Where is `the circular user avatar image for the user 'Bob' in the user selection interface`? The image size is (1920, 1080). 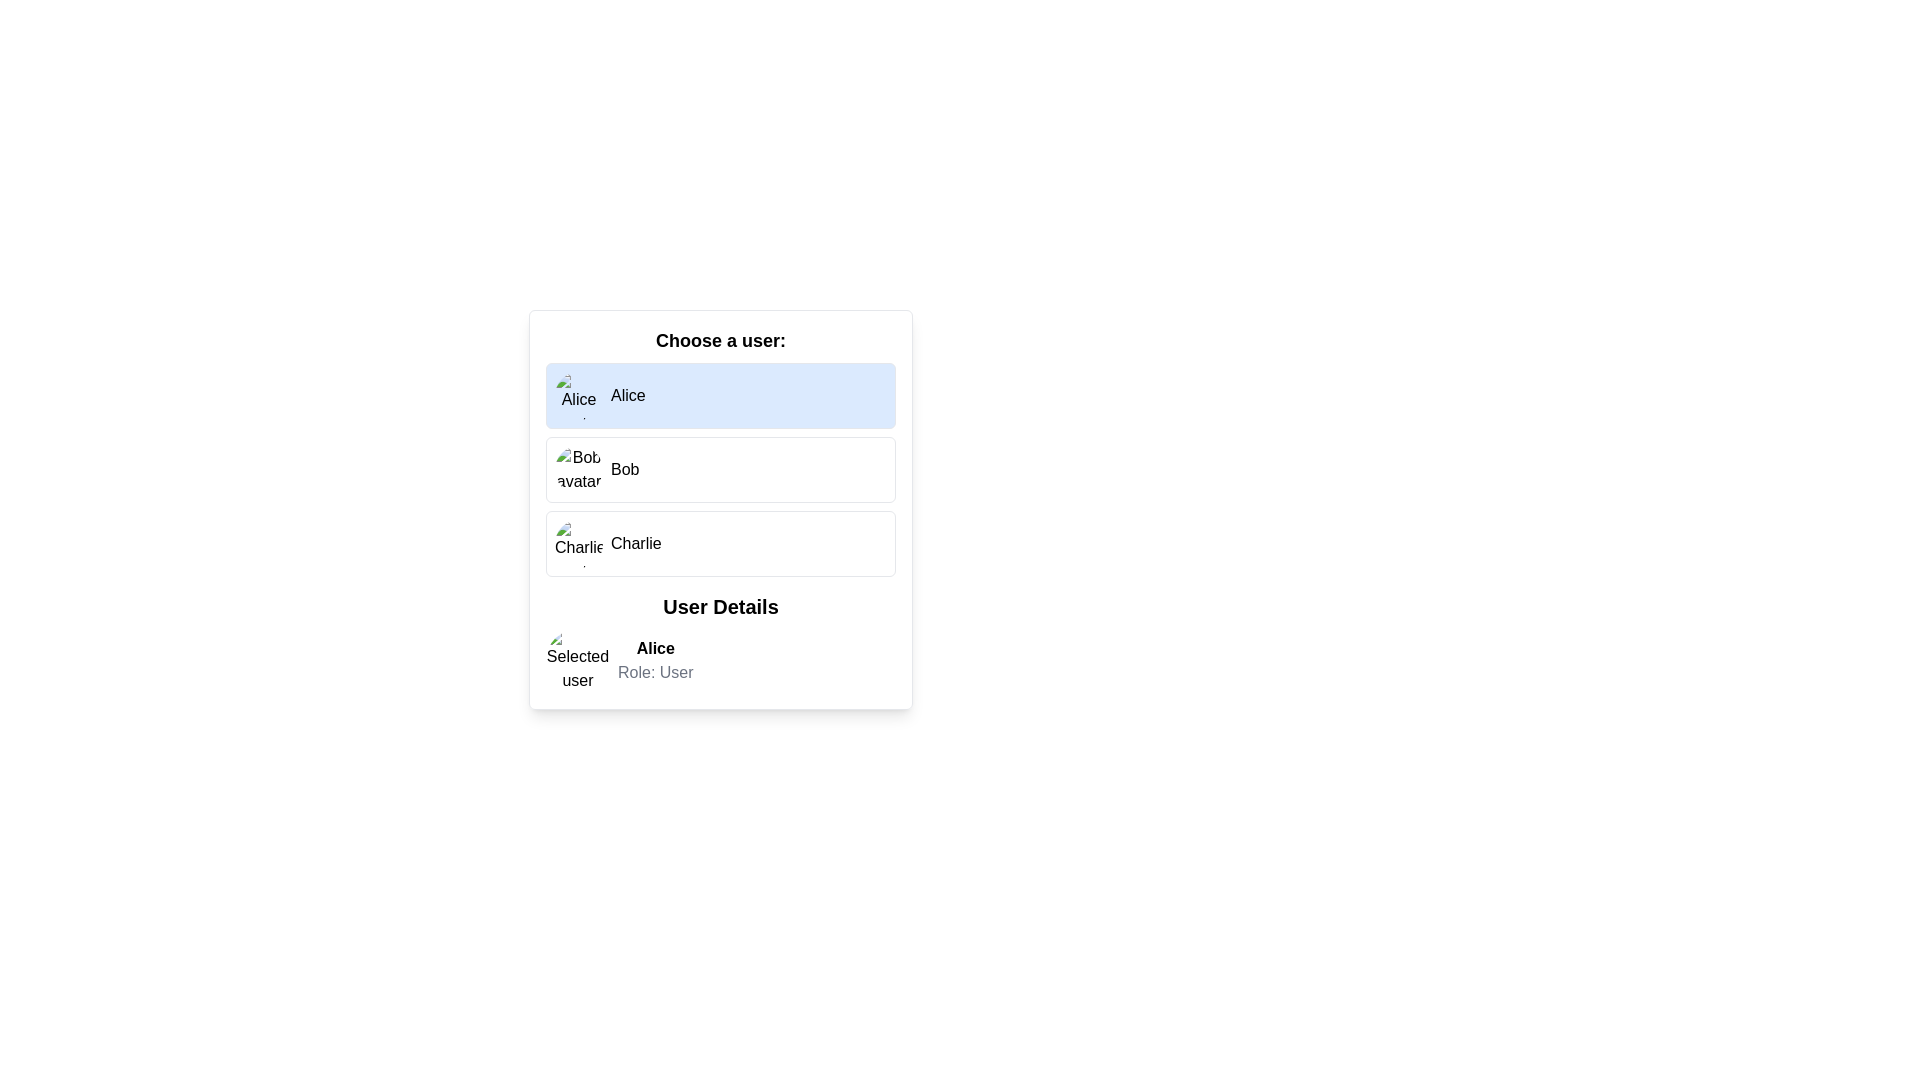
the circular user avatar image for the user 'Bob' in the user selection interface is located at coordinates (578, 470).